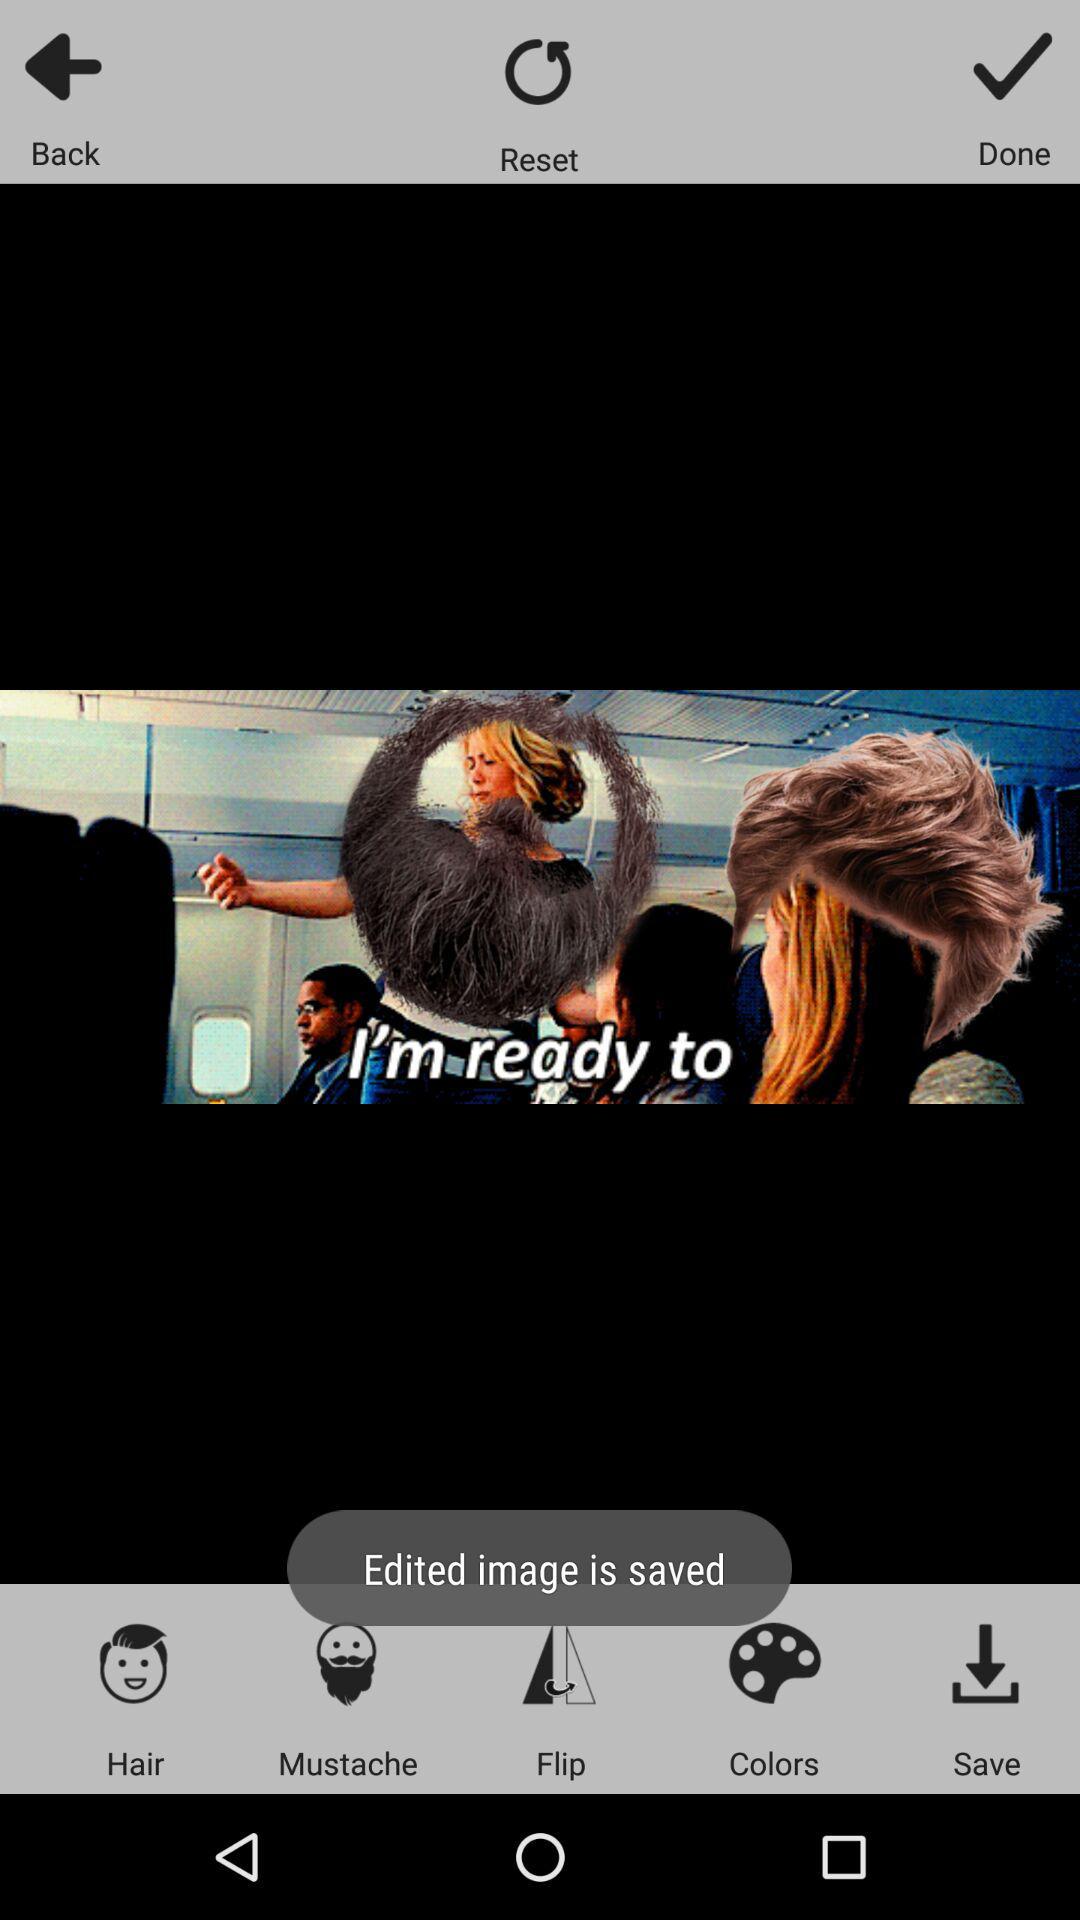  What do you see at coordinates (1014, 65) in the screenshot?
I see `done` at bounding box center [1014, 65].